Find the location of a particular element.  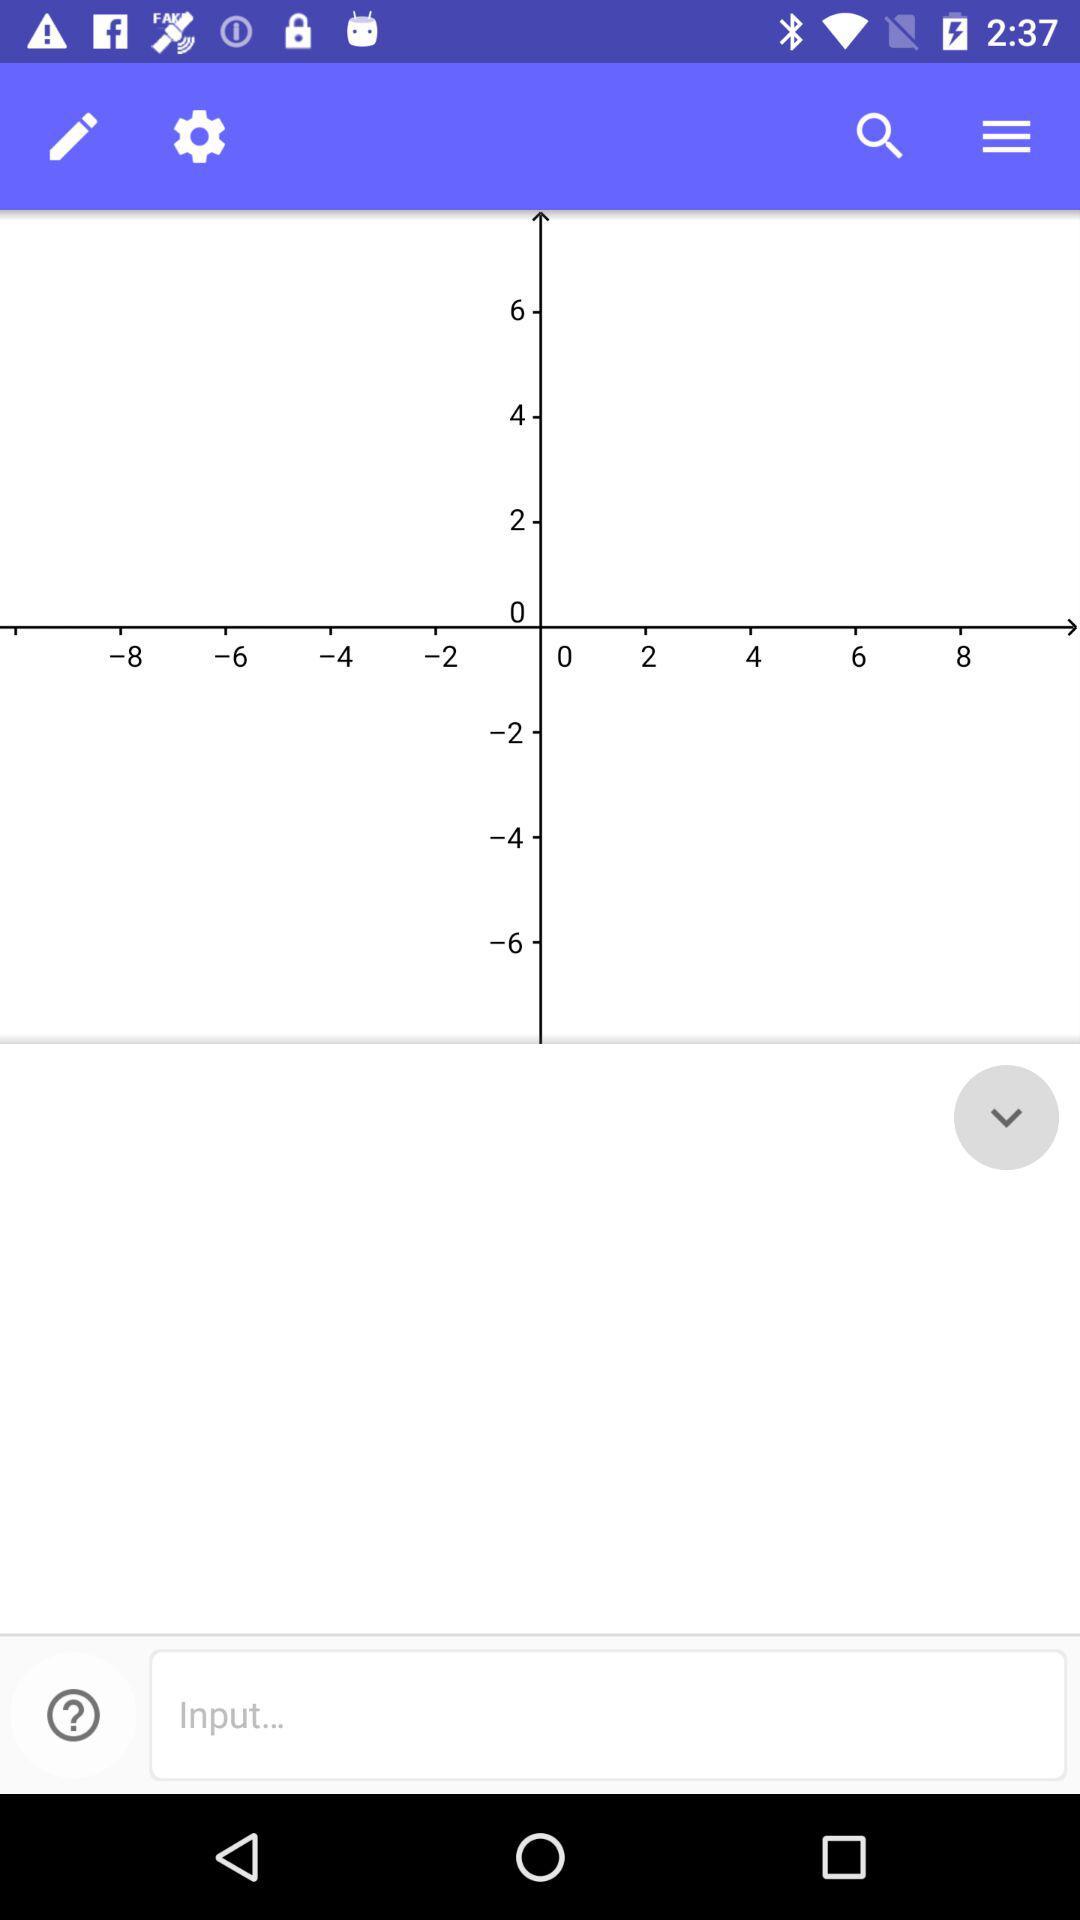

the help icon is located at coordinates (72, 1714).